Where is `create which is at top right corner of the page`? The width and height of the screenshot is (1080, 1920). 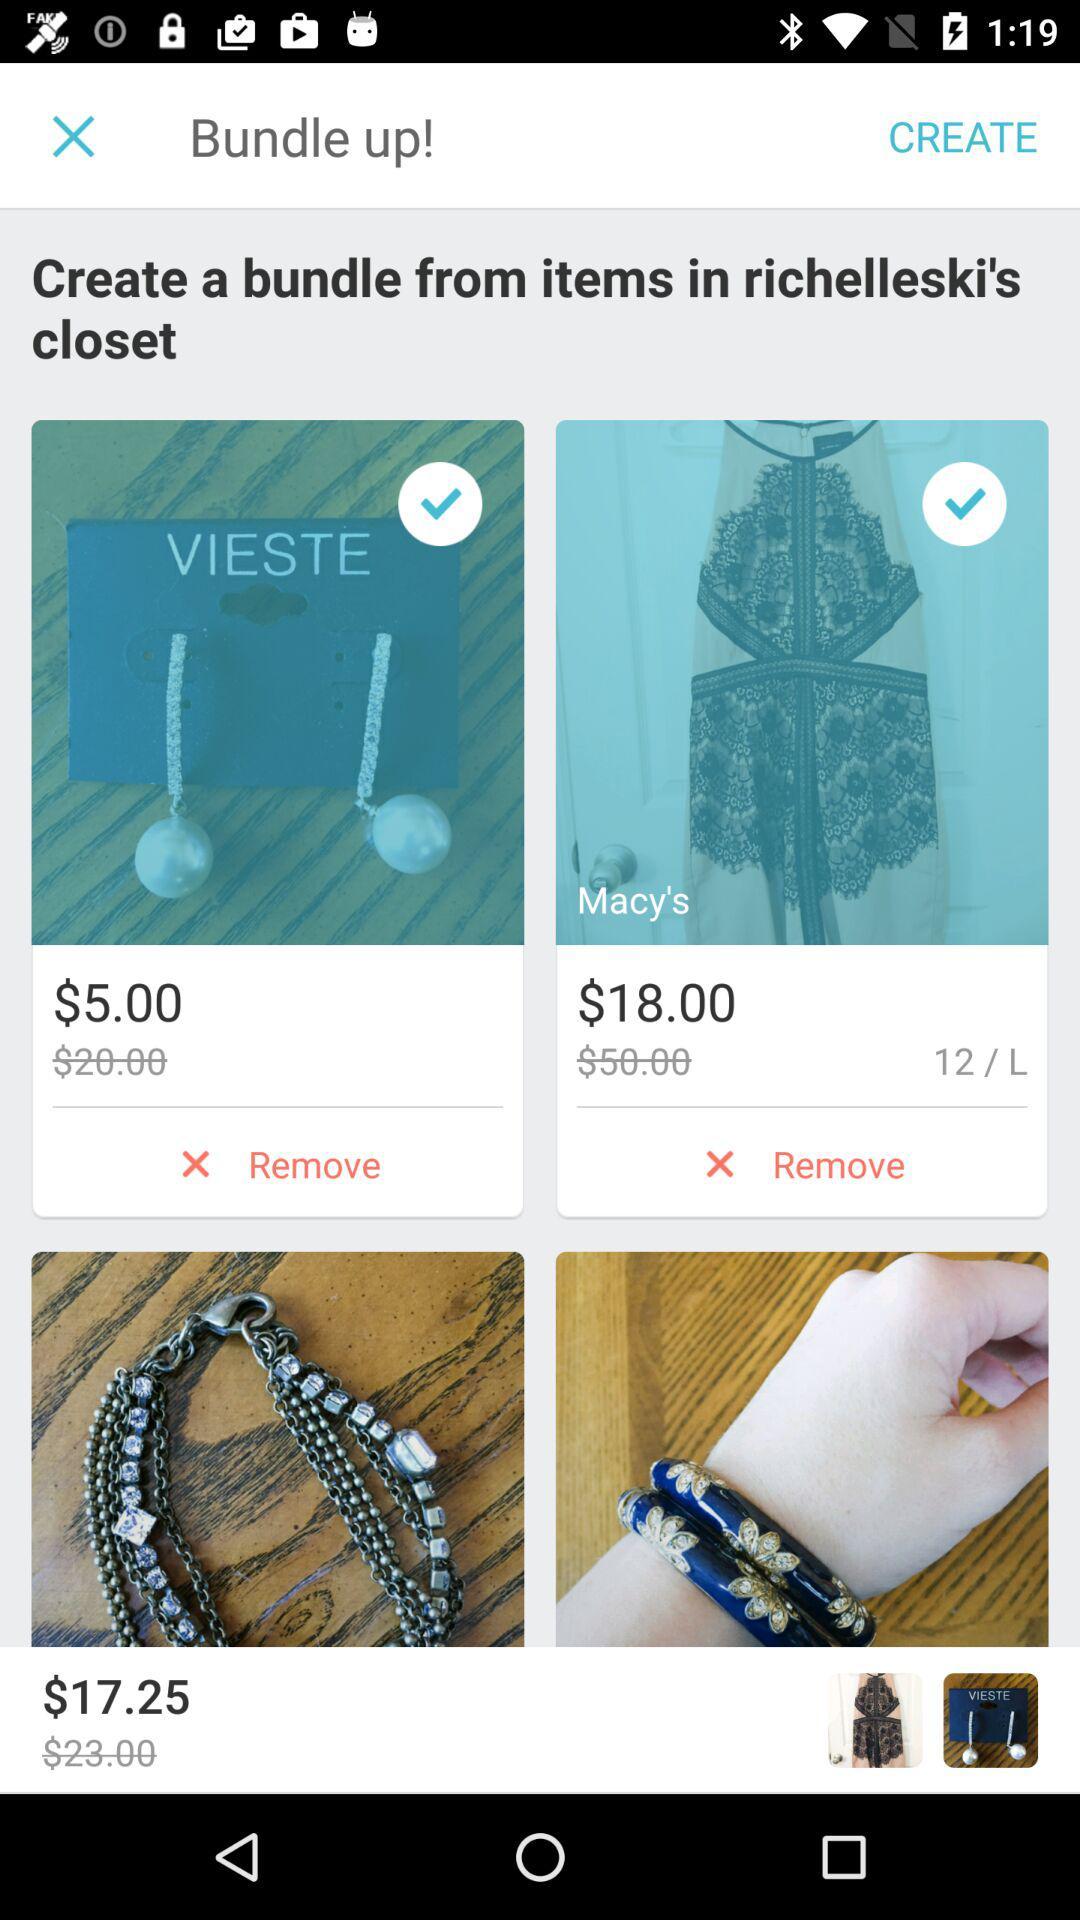
create which is at top right corner of the page is located at coordinates (962, 134).